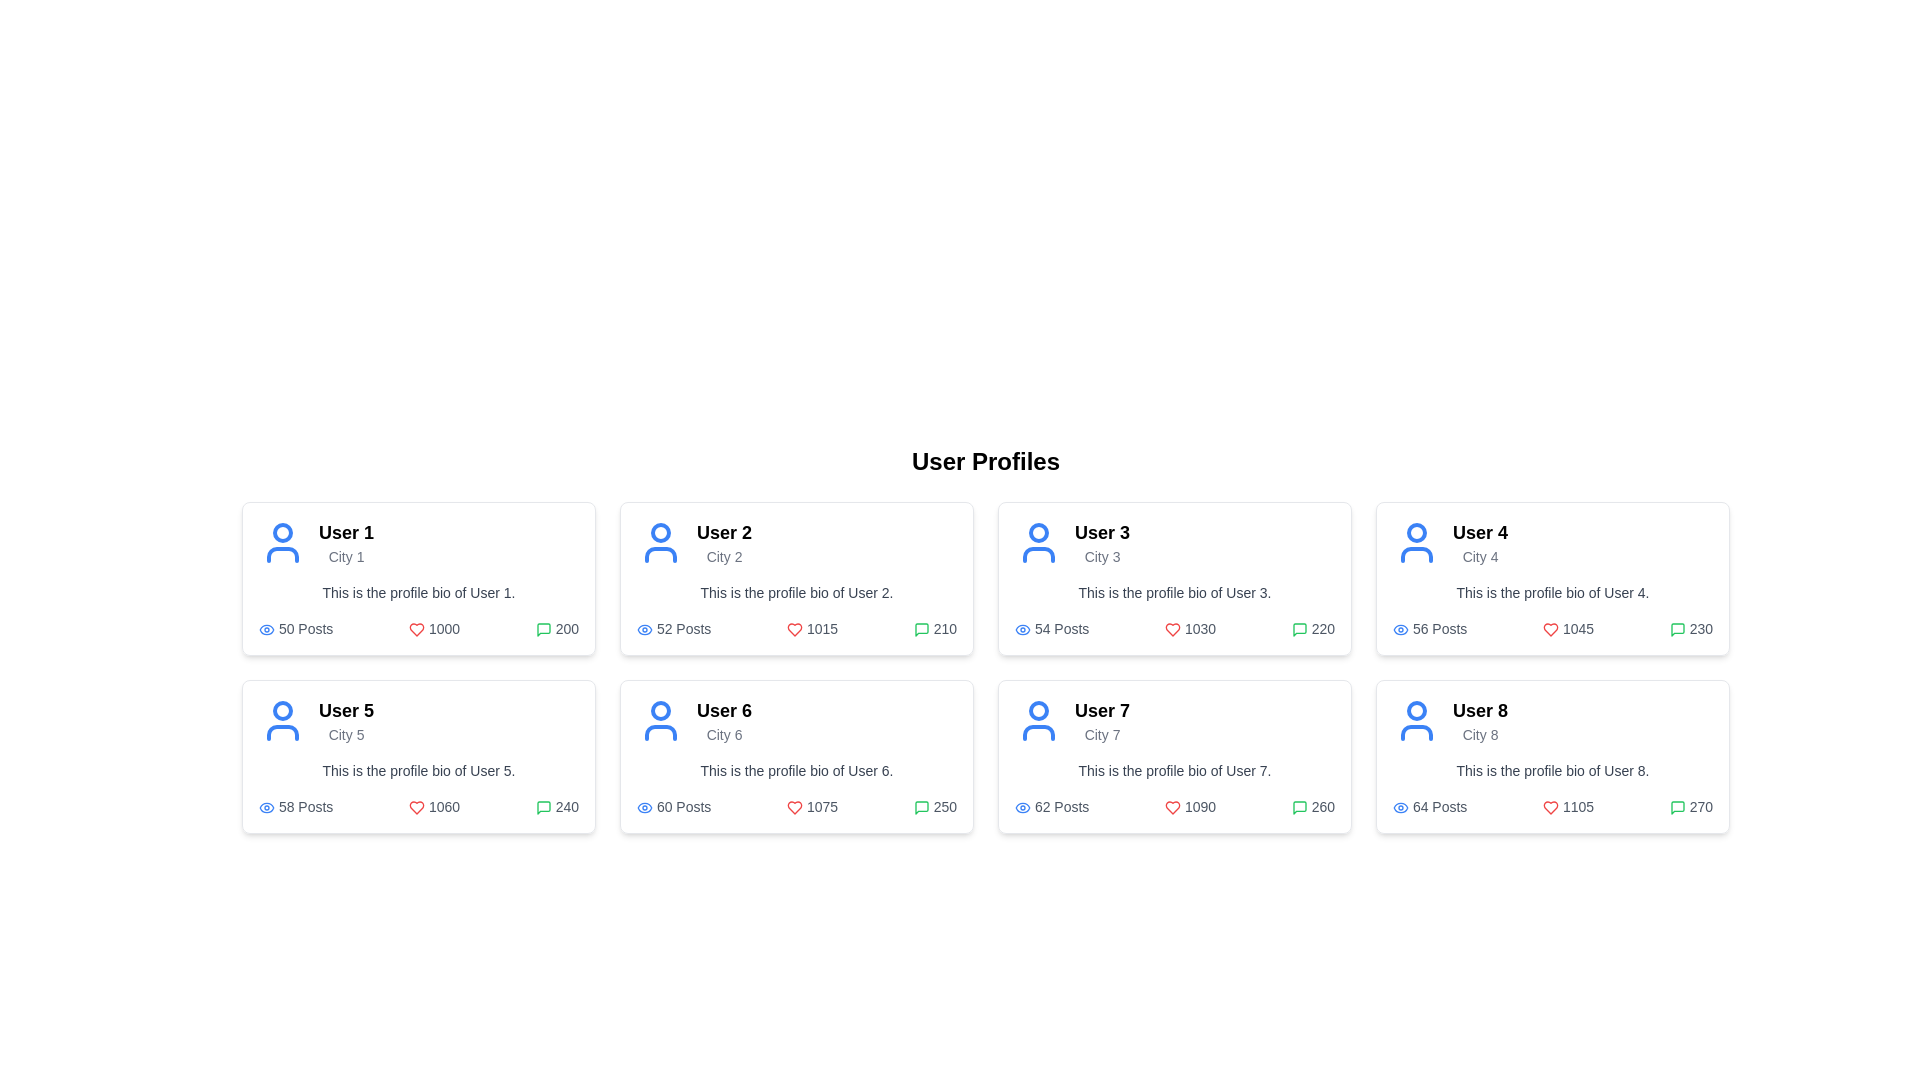 The height and width of the screenshot is (1080, 1920). I want to click on the 'like' icon located at the bottom center of the card for 'User 8', adjacent to the likes count '1105', so click(1549, 807).